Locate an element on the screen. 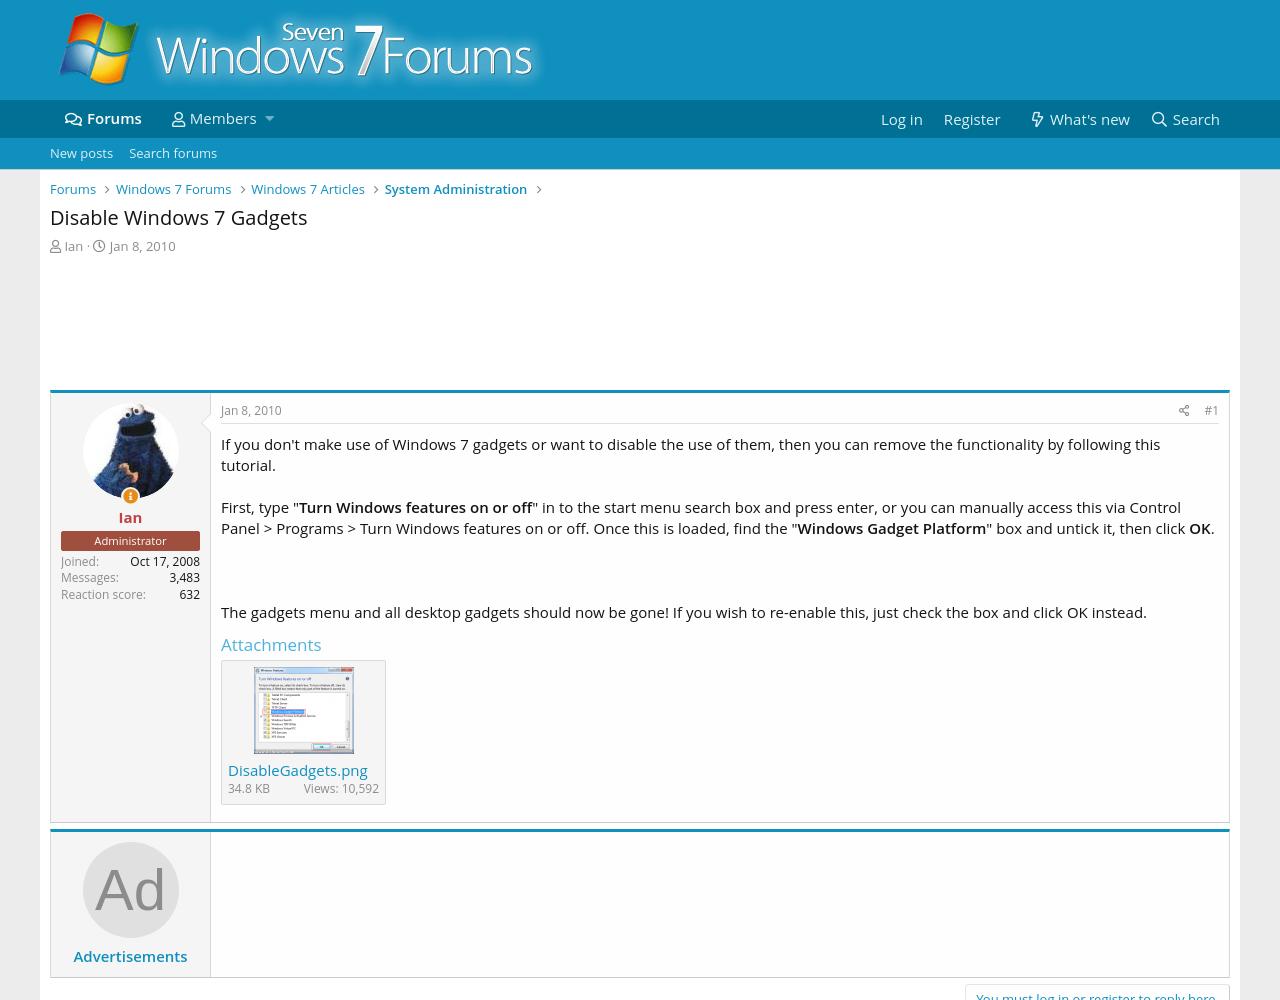 The image size is (1280, 1000). 'If you don't make use of Windows 7 gadgets or want to disable the use of them, then you can remove the functionality by following this tutorial.' is located at coordinates (221, 453).